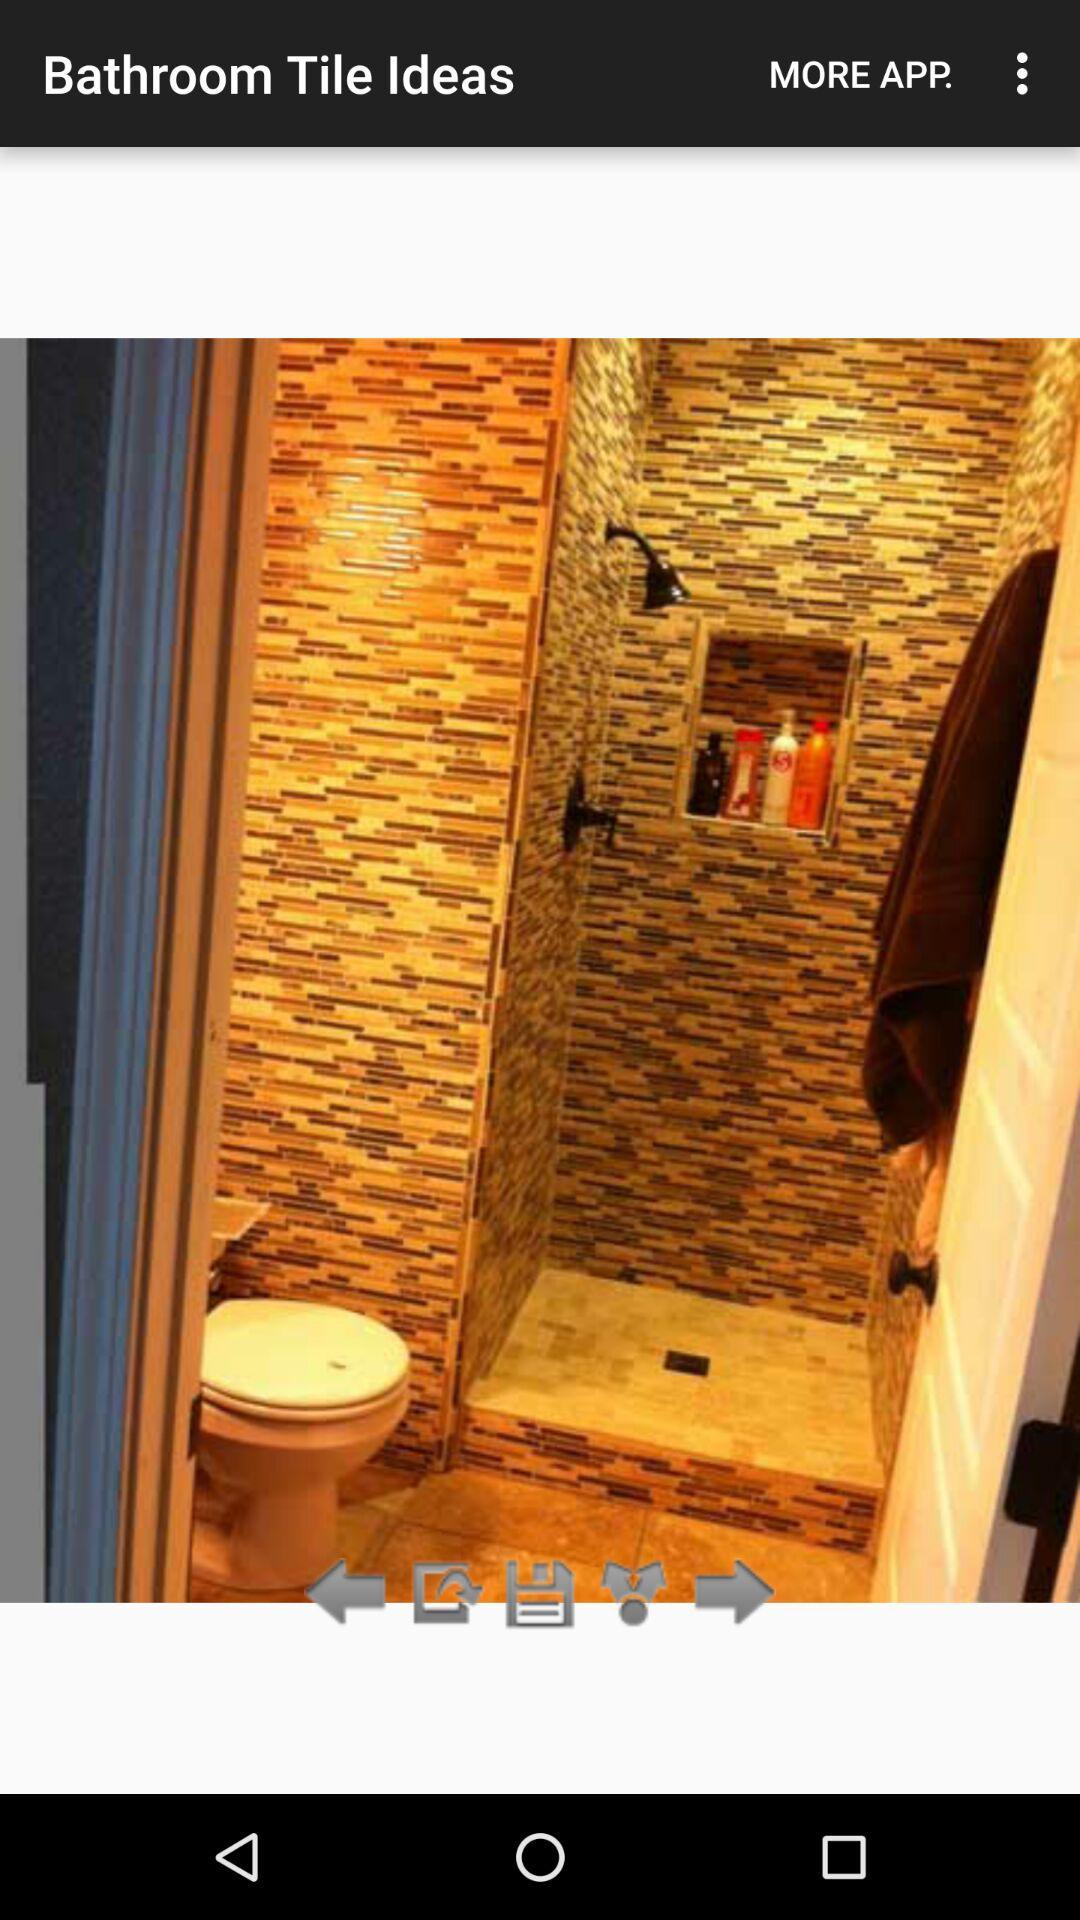 Image resolution: width=1080 pixels, height=1920 pixels. Describe the element at coordinates (860, 73) in the screenshot. I see `more app.` at that location.